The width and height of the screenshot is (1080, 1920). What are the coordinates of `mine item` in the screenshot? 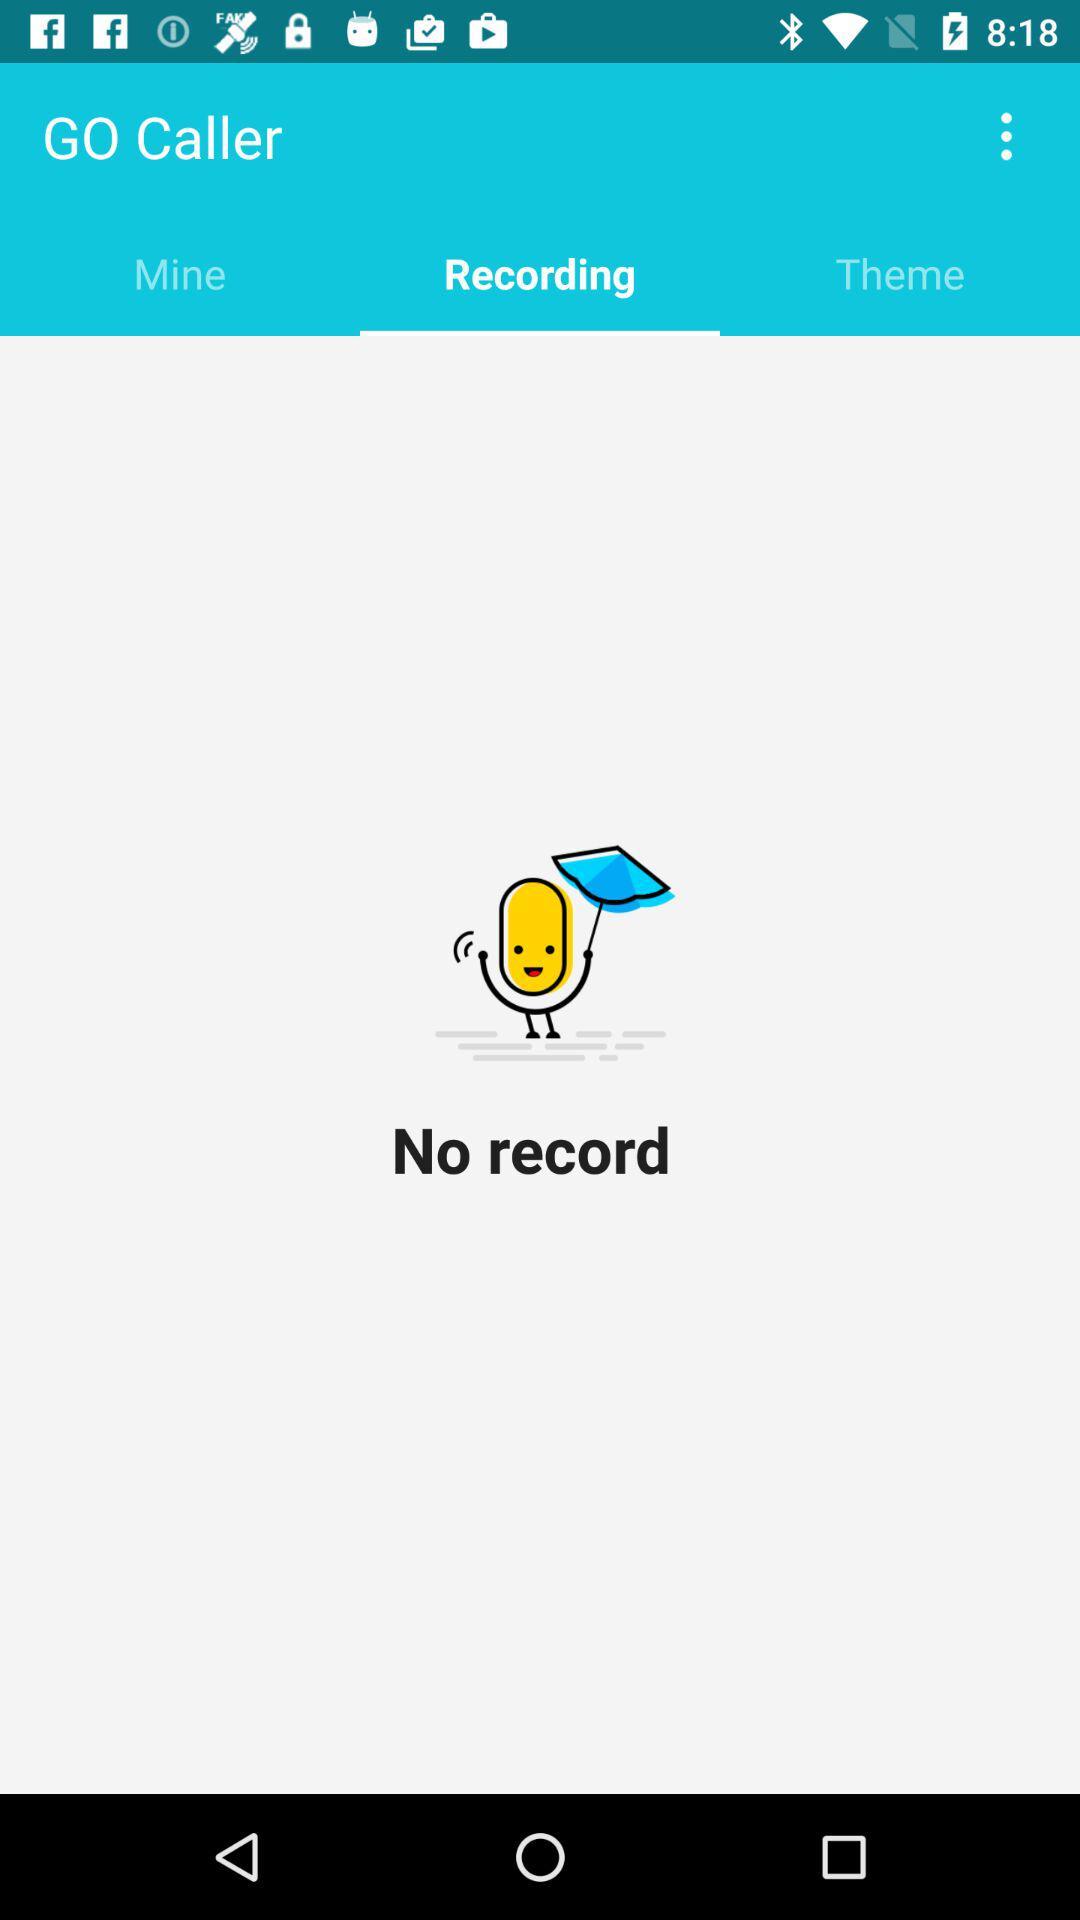 It's located at (180, 272).